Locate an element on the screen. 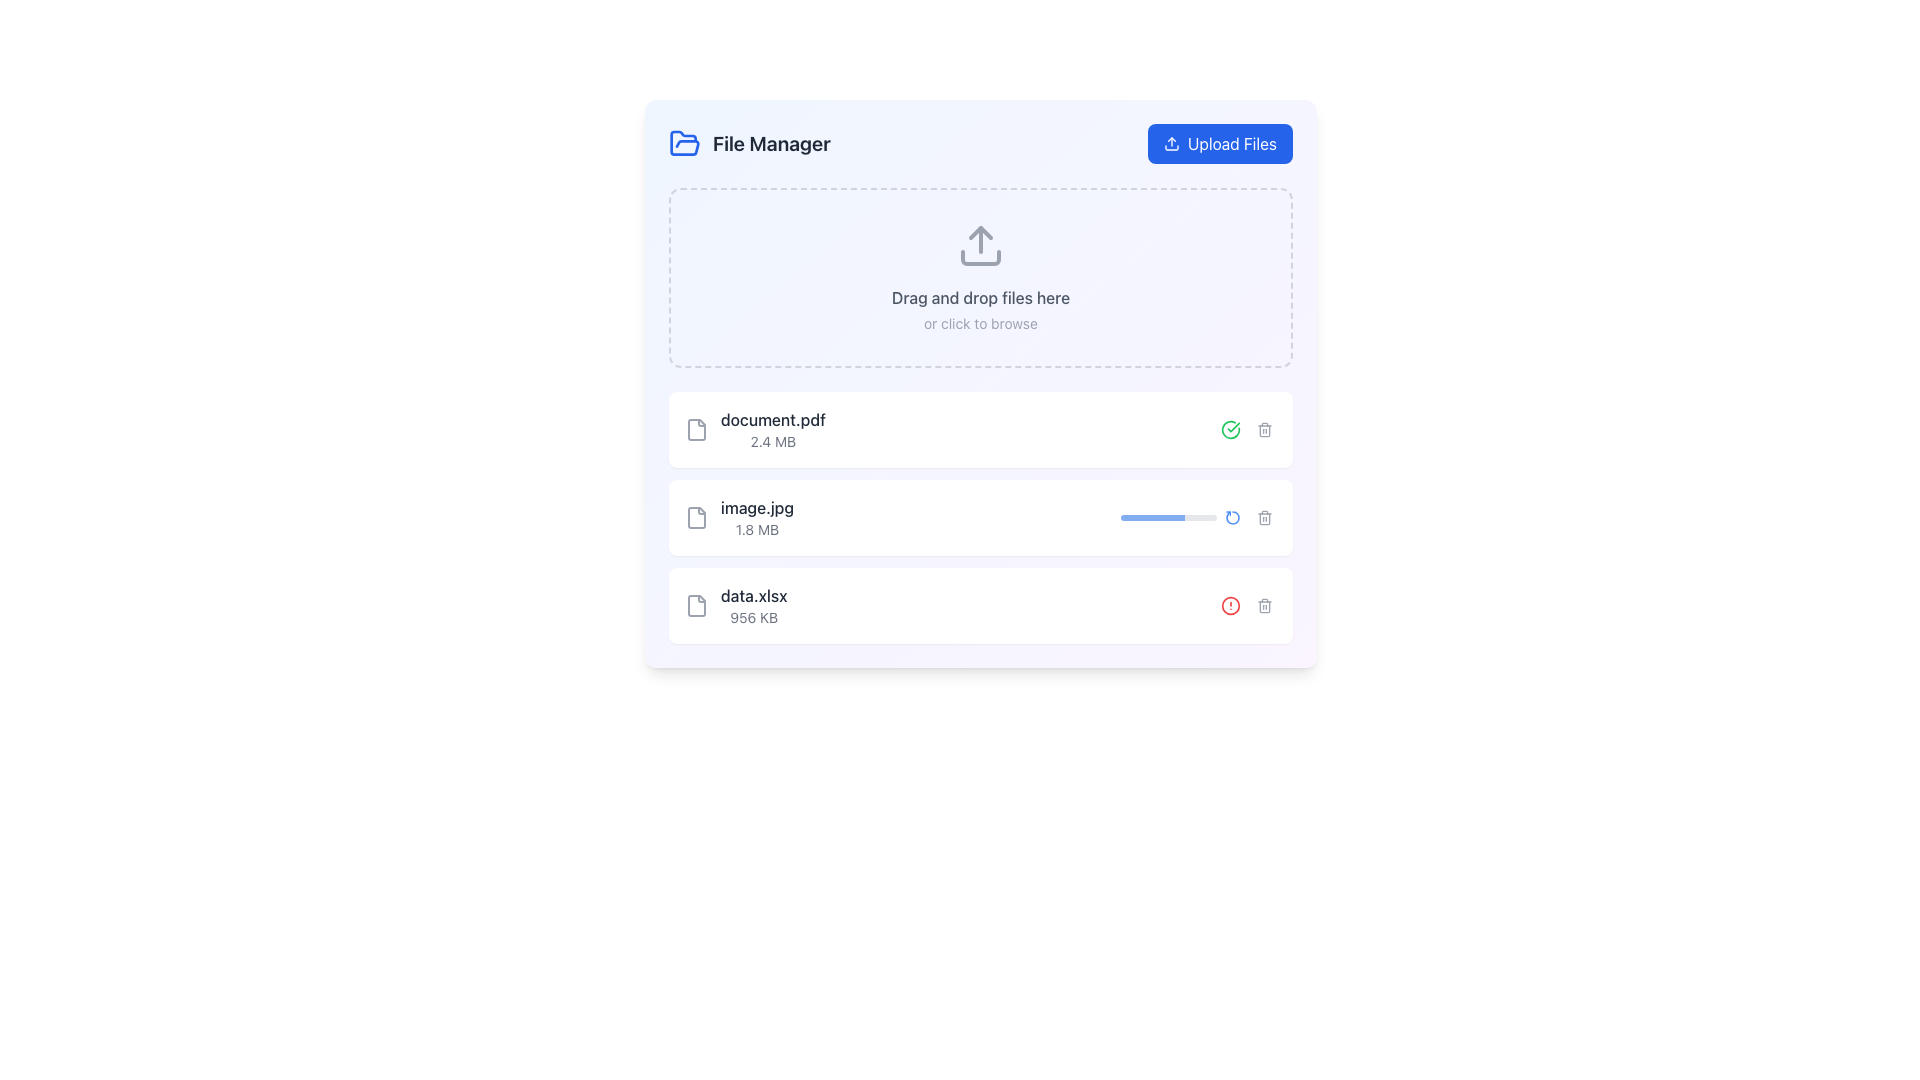  the document file icon representing 'document.pdf' to visually identify the file type is located at coordinates (696, 428).